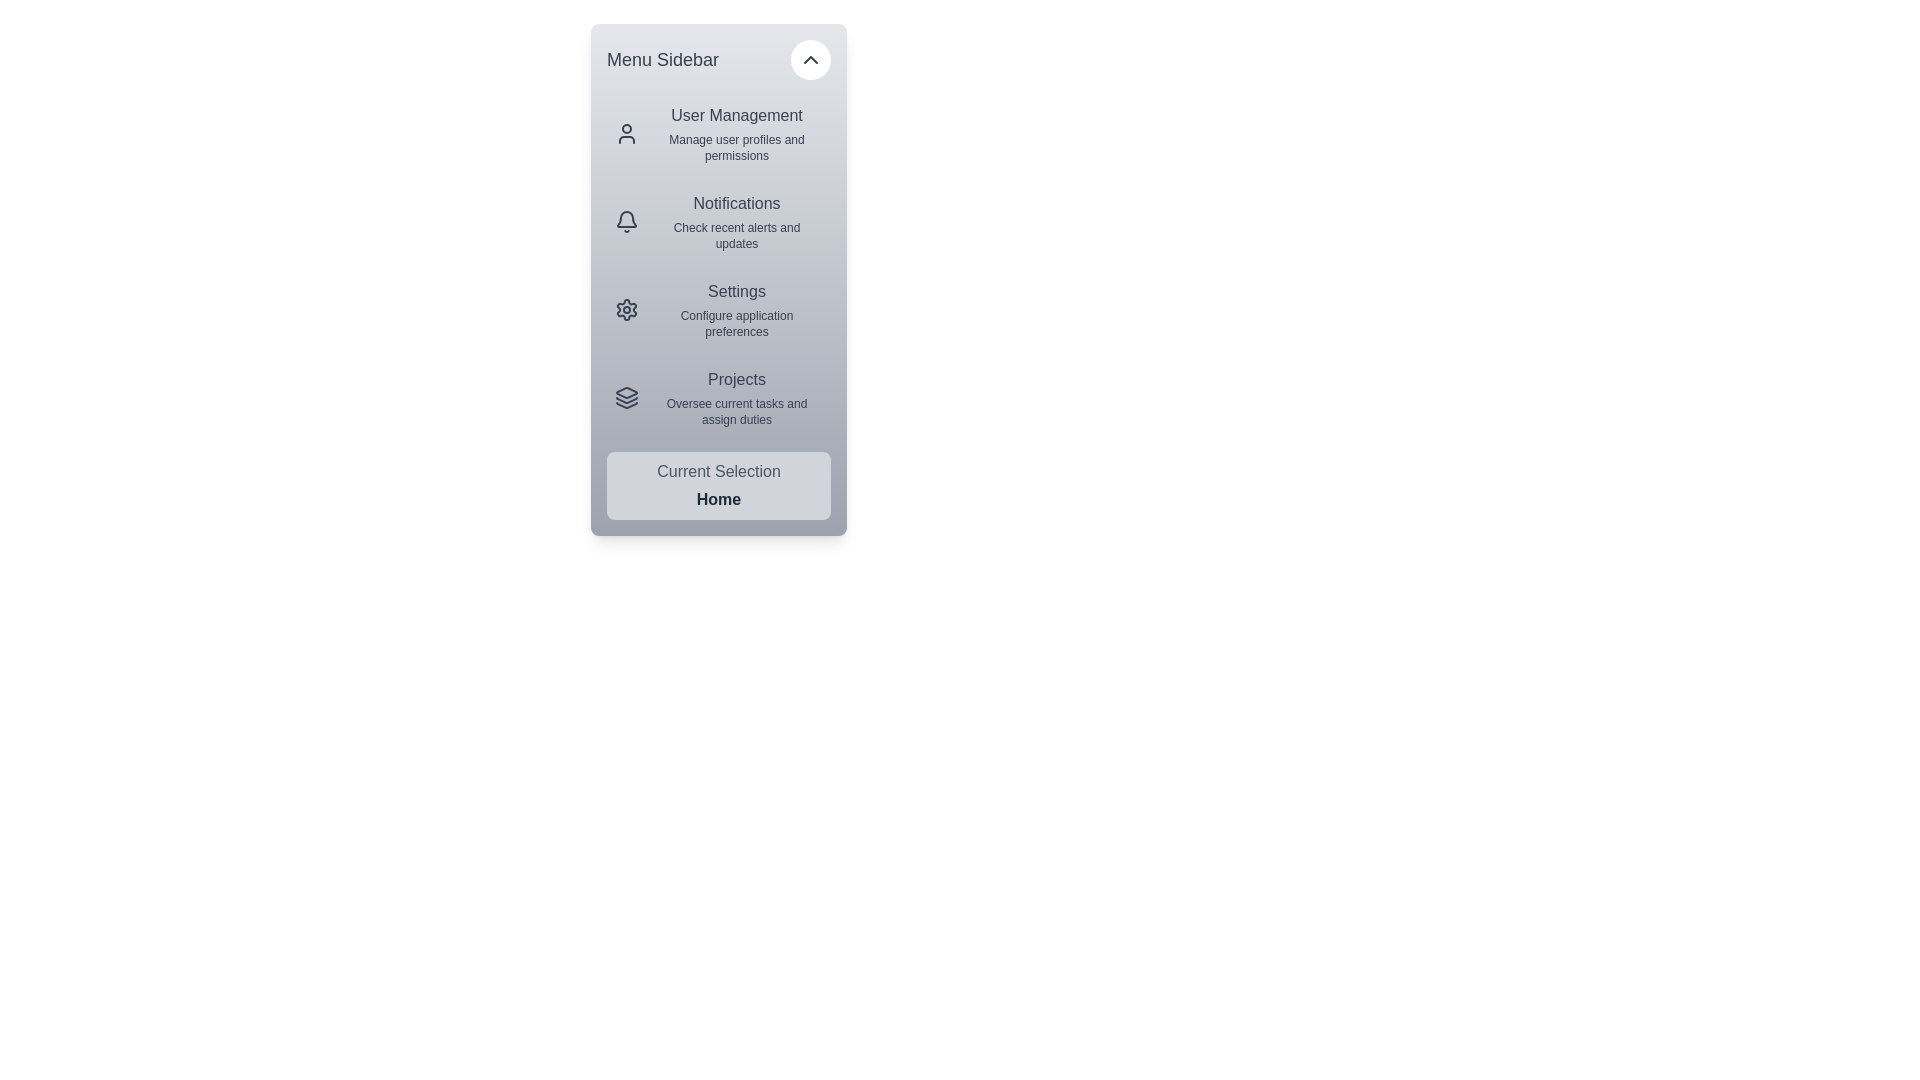 This screenshot has height=1080, width=1920. What do you see at coordinates (736, 222) in the screenshot?
I see `the 'Notifications' button located on the vertical sidebar` at bounding box center [736, 222].